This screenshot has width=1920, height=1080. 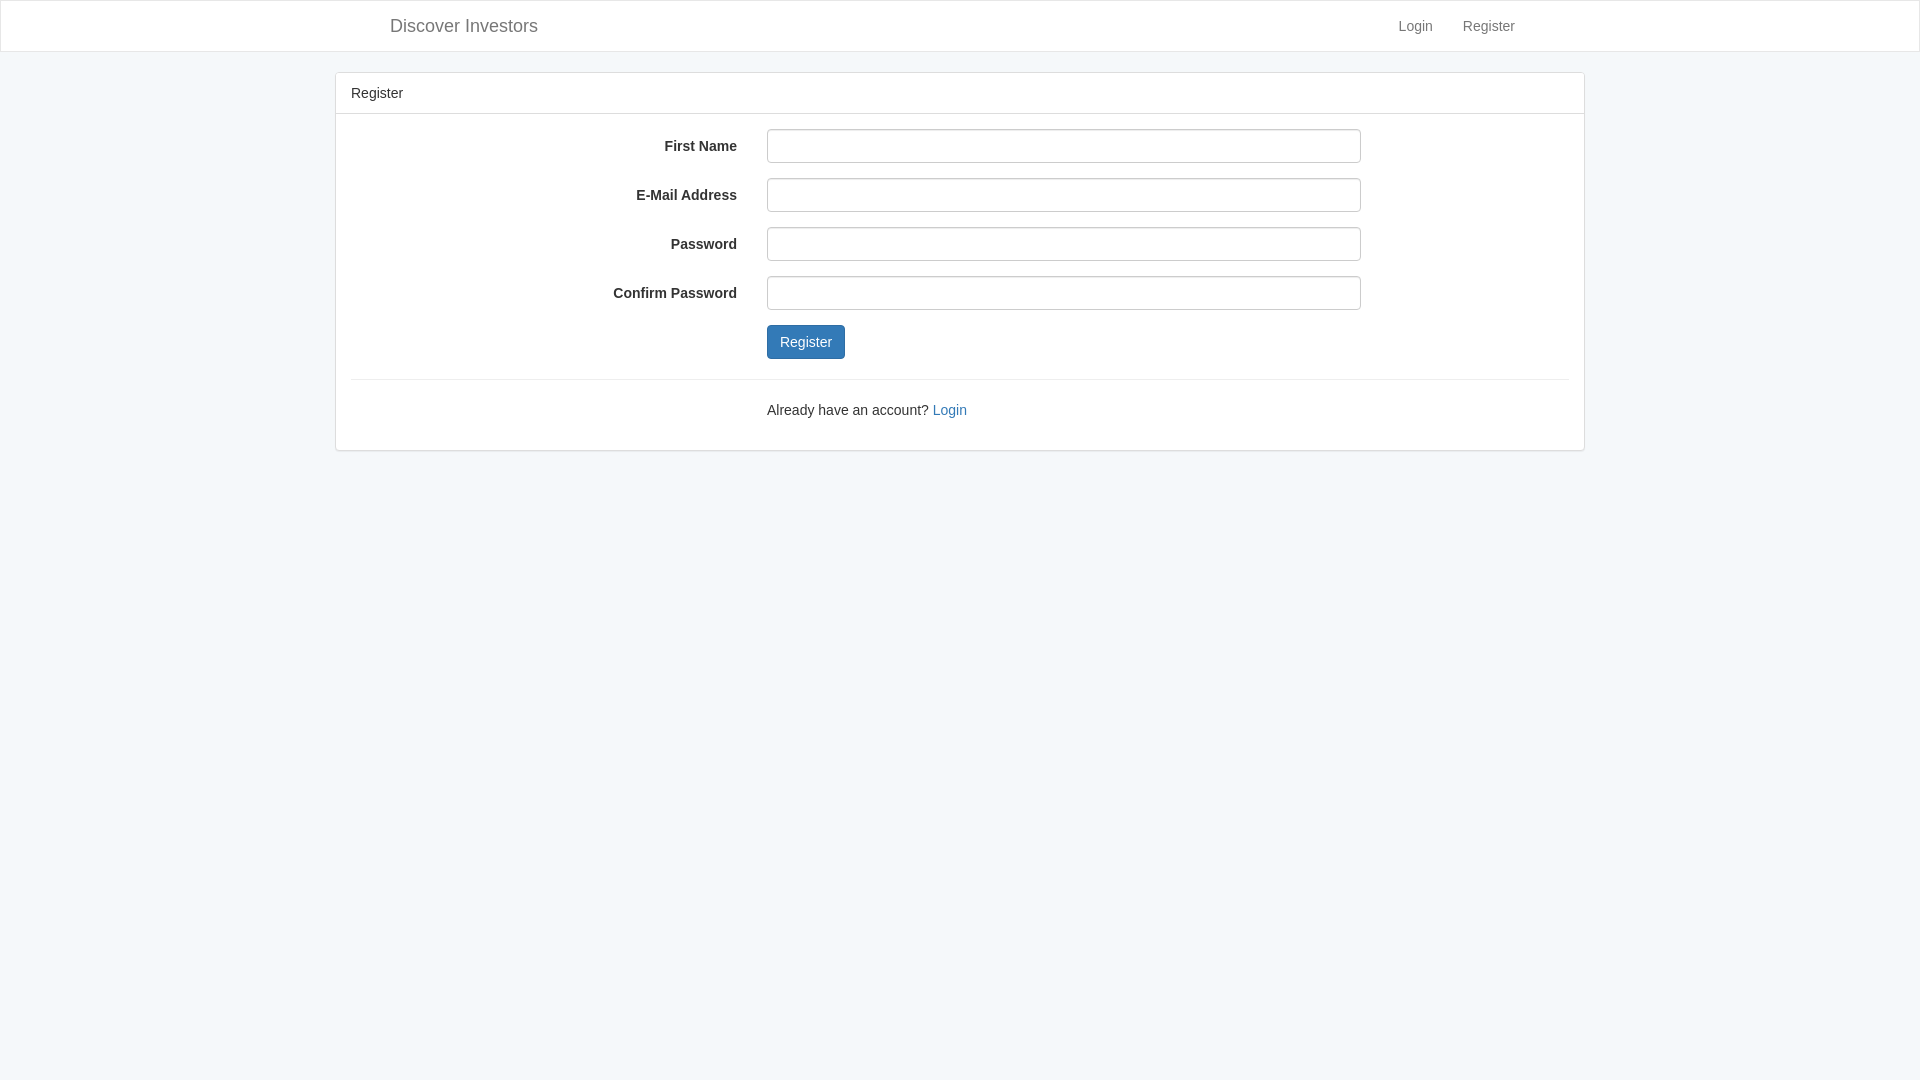 What do you see at coordinates (463, 26) in the screenshot?
I see `'Discover Investors'` at bounding box center [463, 26].